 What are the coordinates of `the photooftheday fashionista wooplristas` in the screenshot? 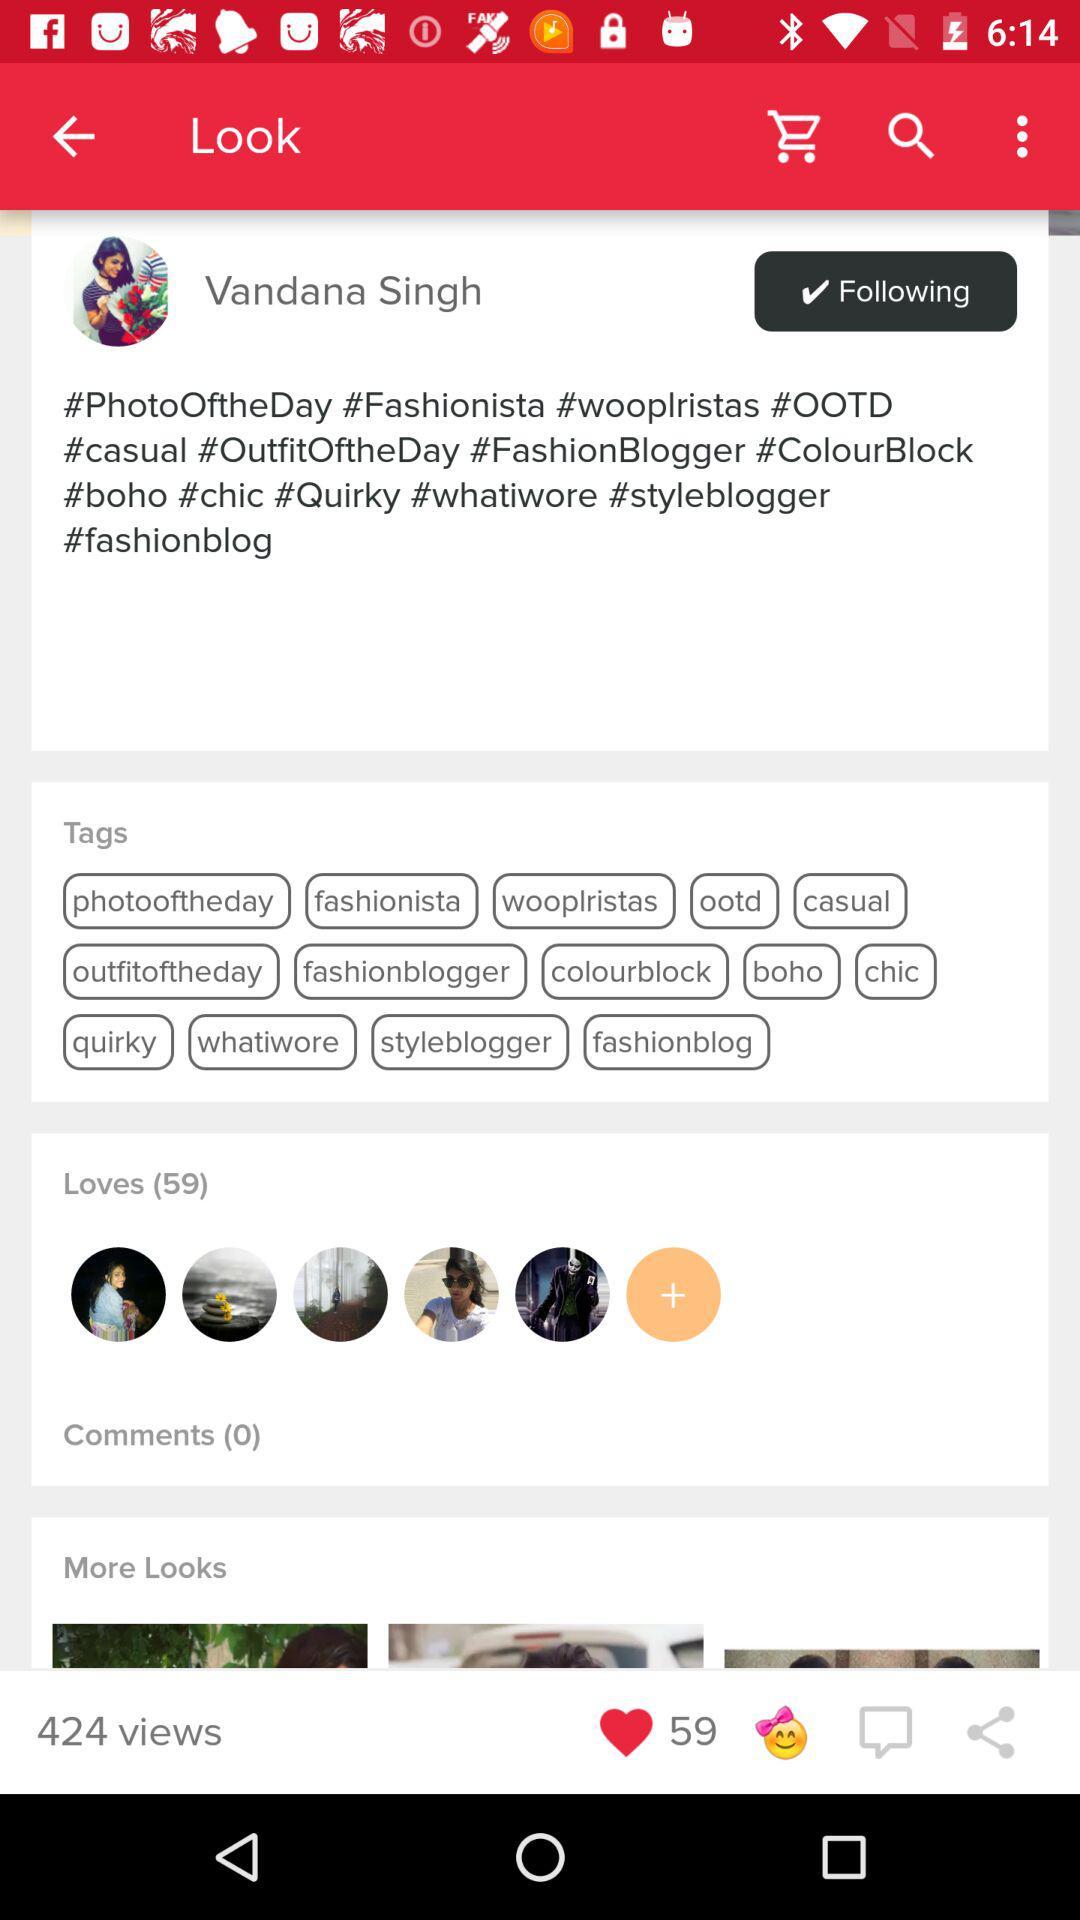 It's located at (540, 471).